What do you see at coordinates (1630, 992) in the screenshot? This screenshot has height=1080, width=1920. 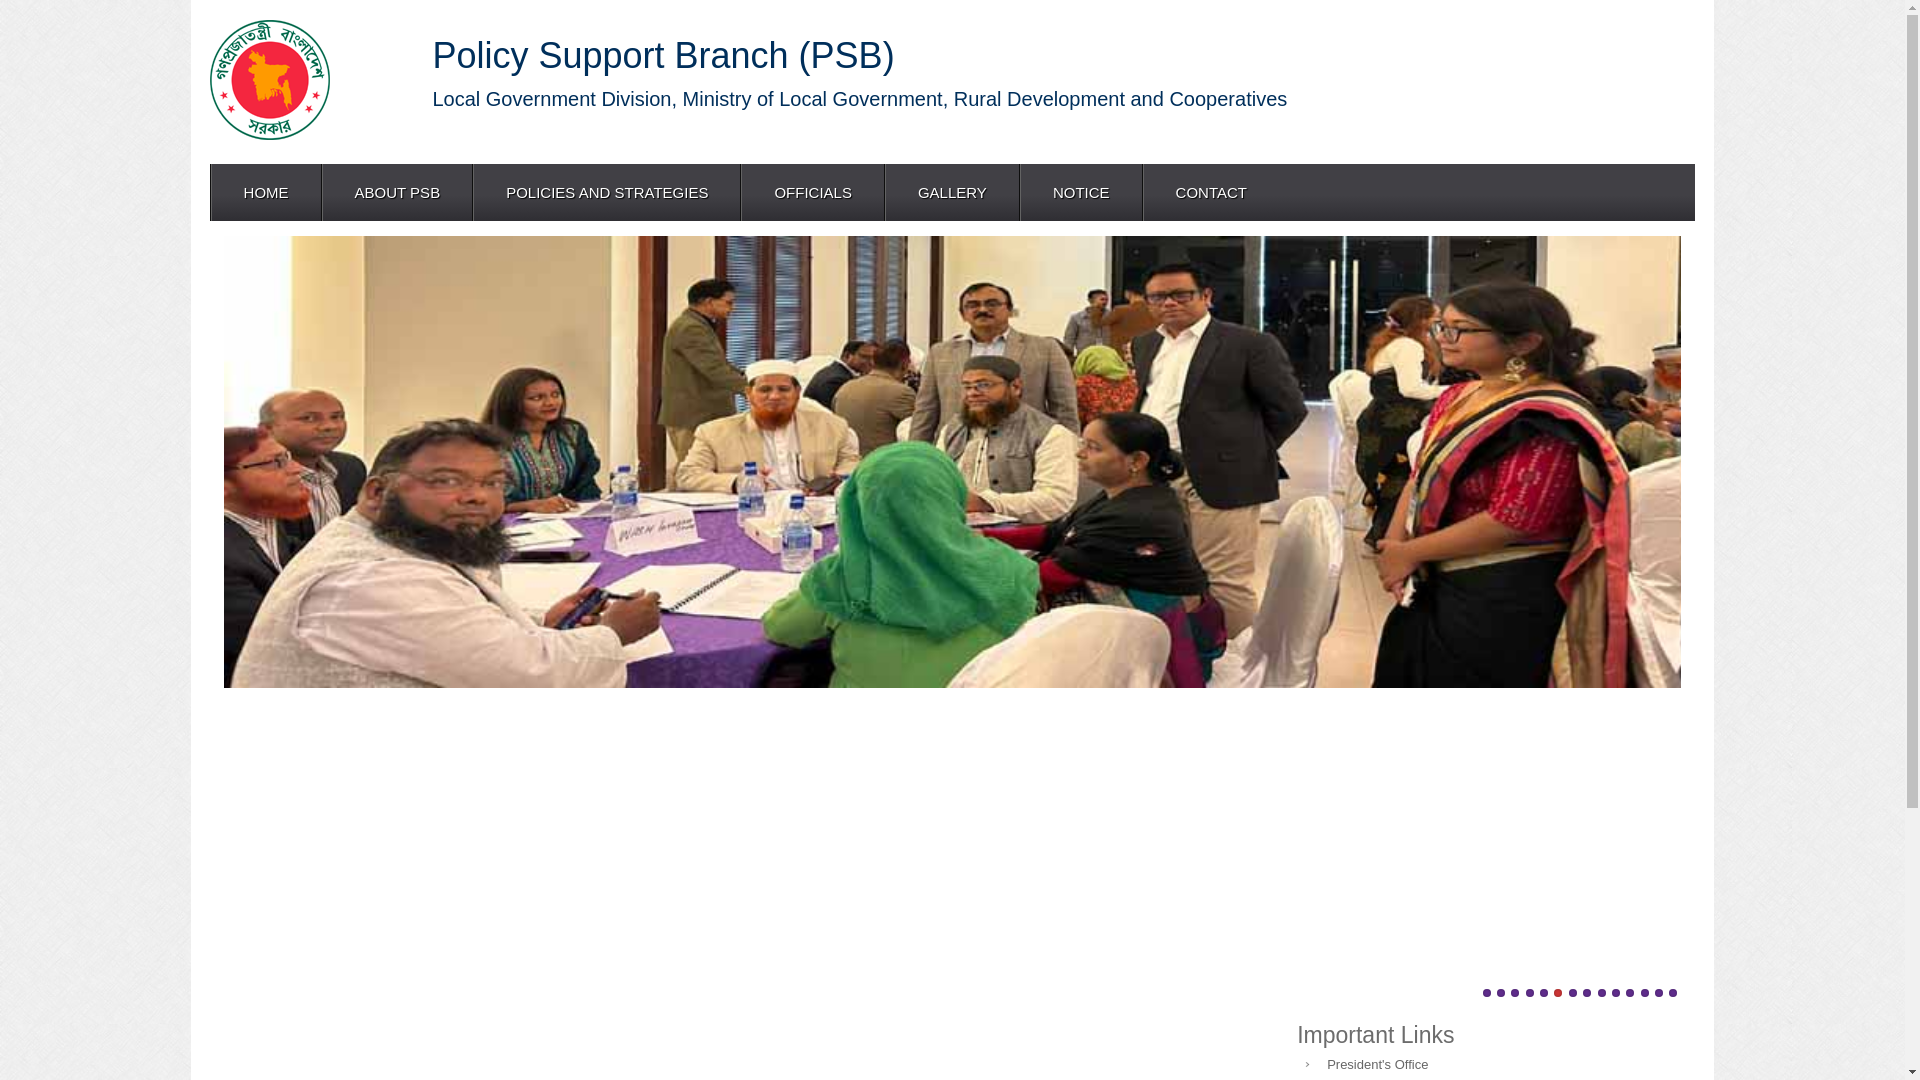 I see `'11'` at bounding box center [1630, 992].